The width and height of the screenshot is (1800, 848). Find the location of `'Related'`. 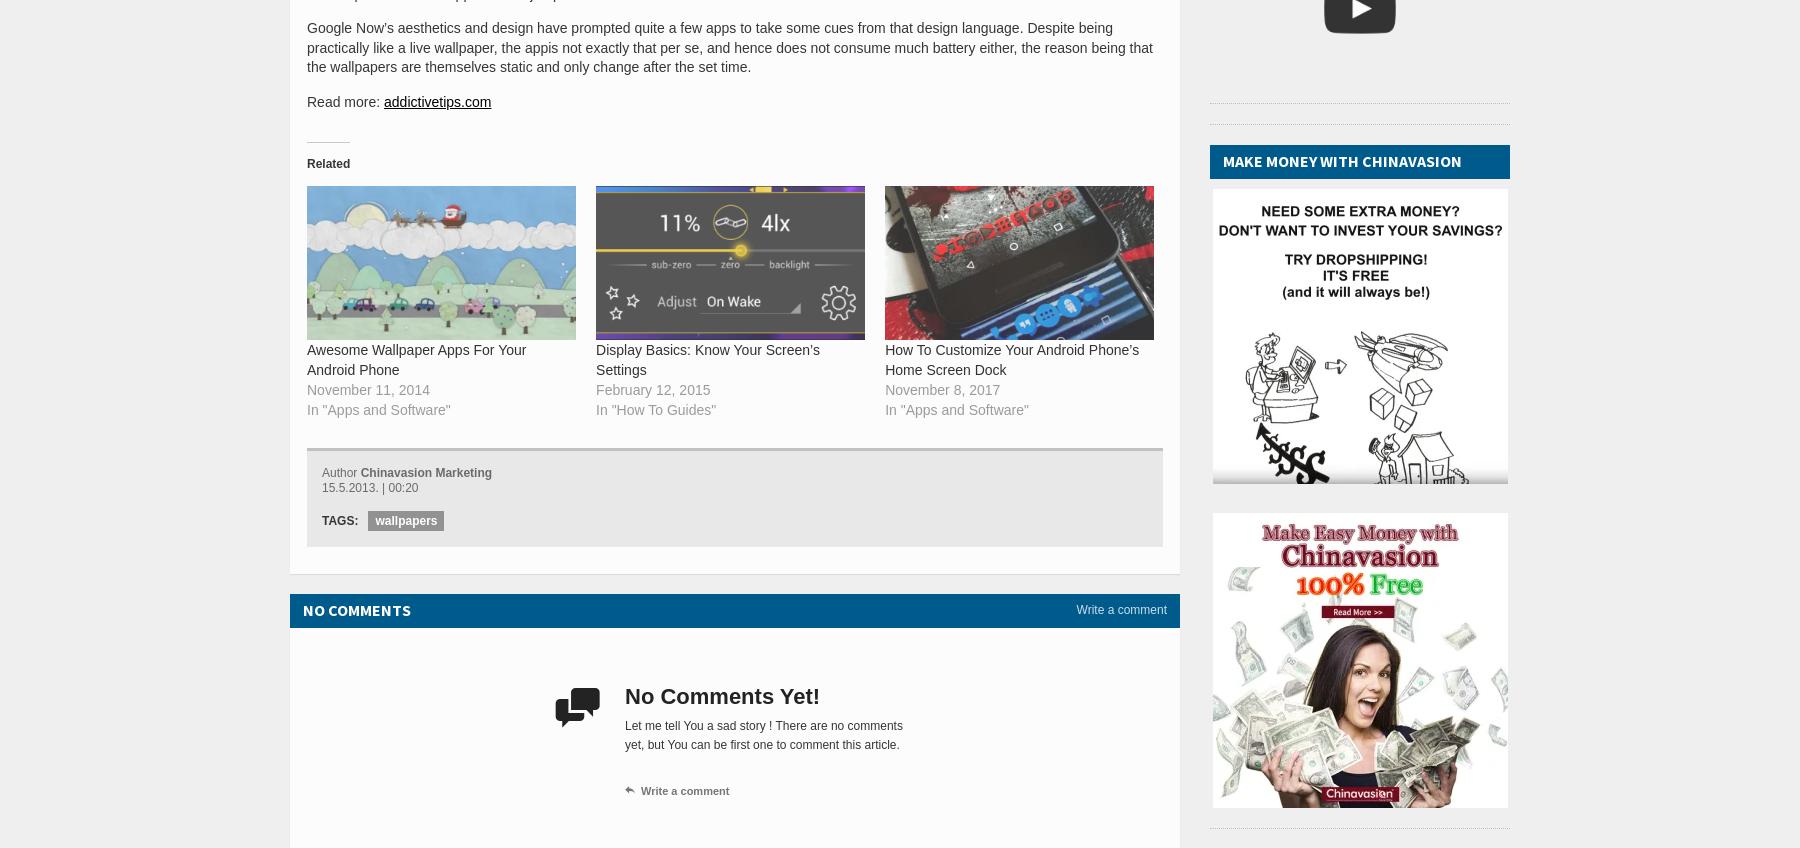

'Related' is located at coordinates (327, 162).